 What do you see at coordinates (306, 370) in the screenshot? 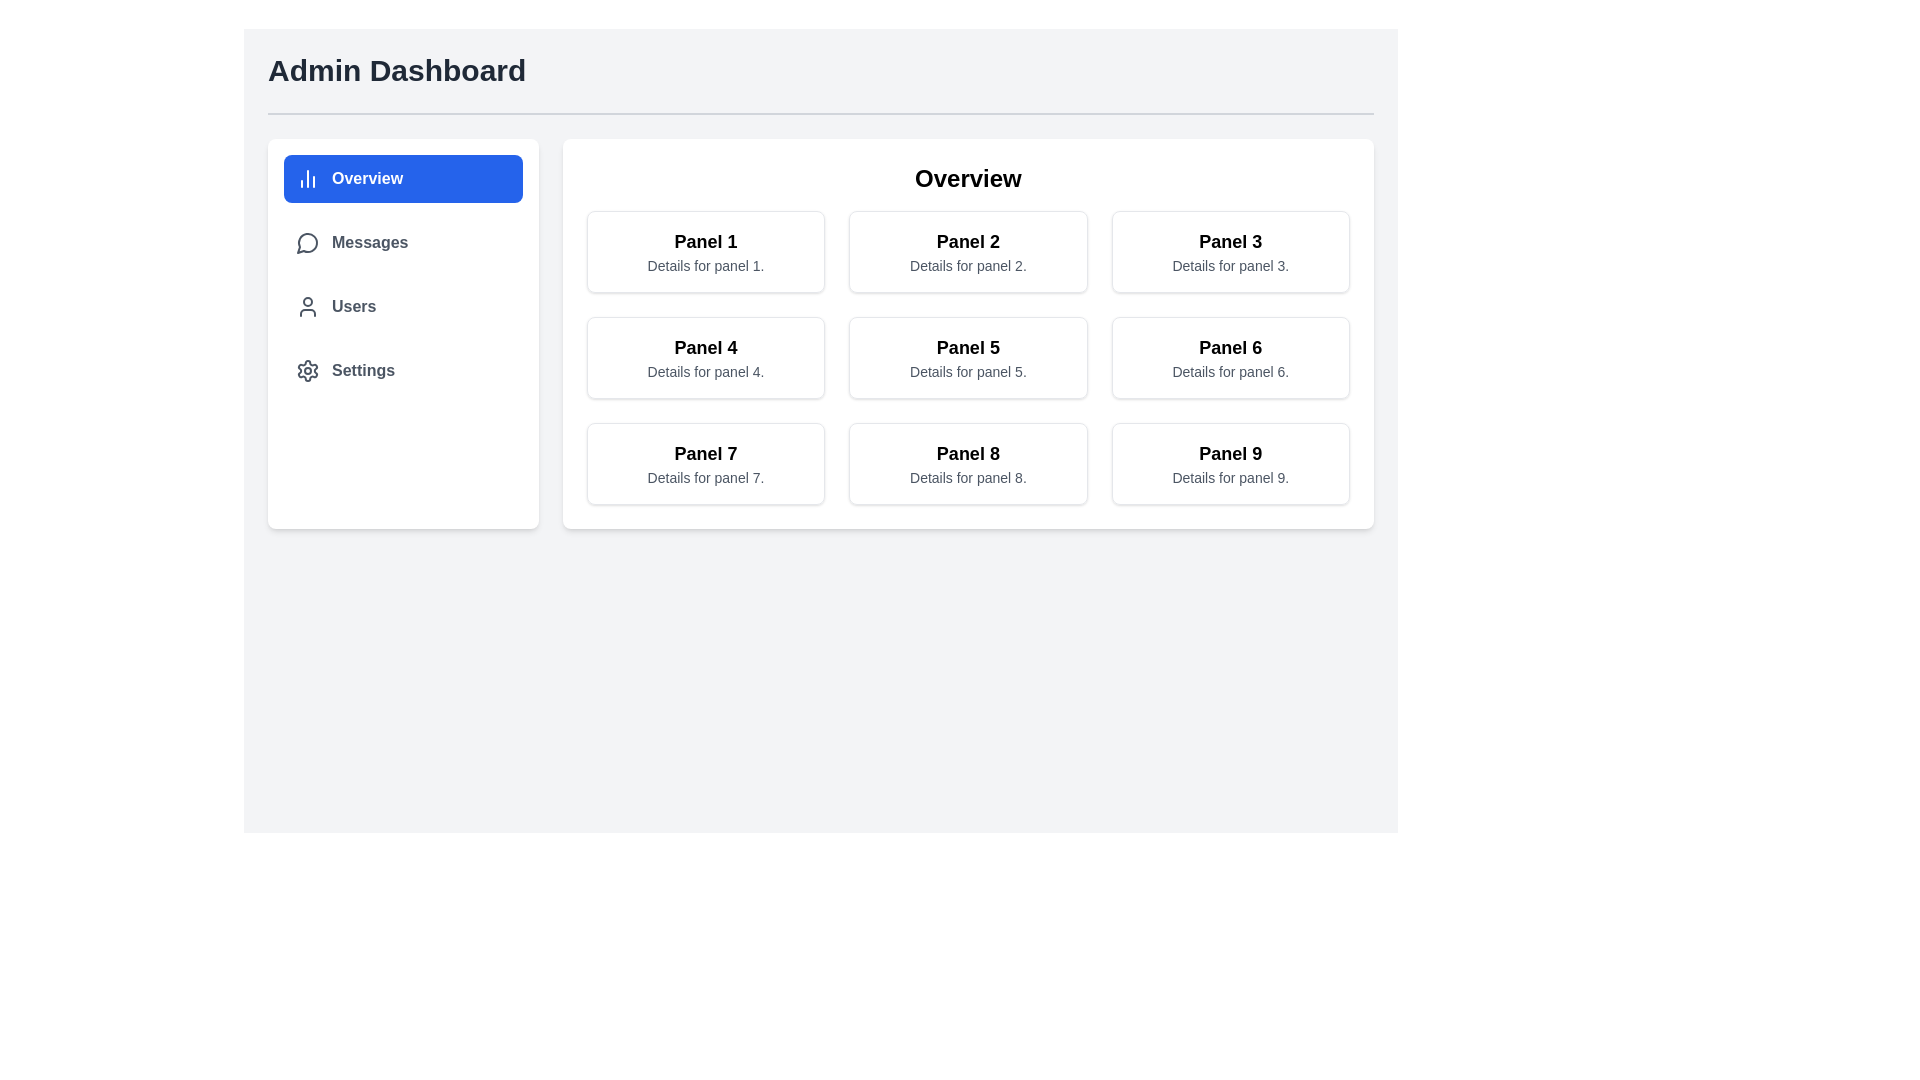
I see `the gear icon, which is the fourth option in the vertical left-hand navigation menu below 'Users' and above 'Settings'` at bounding box center [306, 370].